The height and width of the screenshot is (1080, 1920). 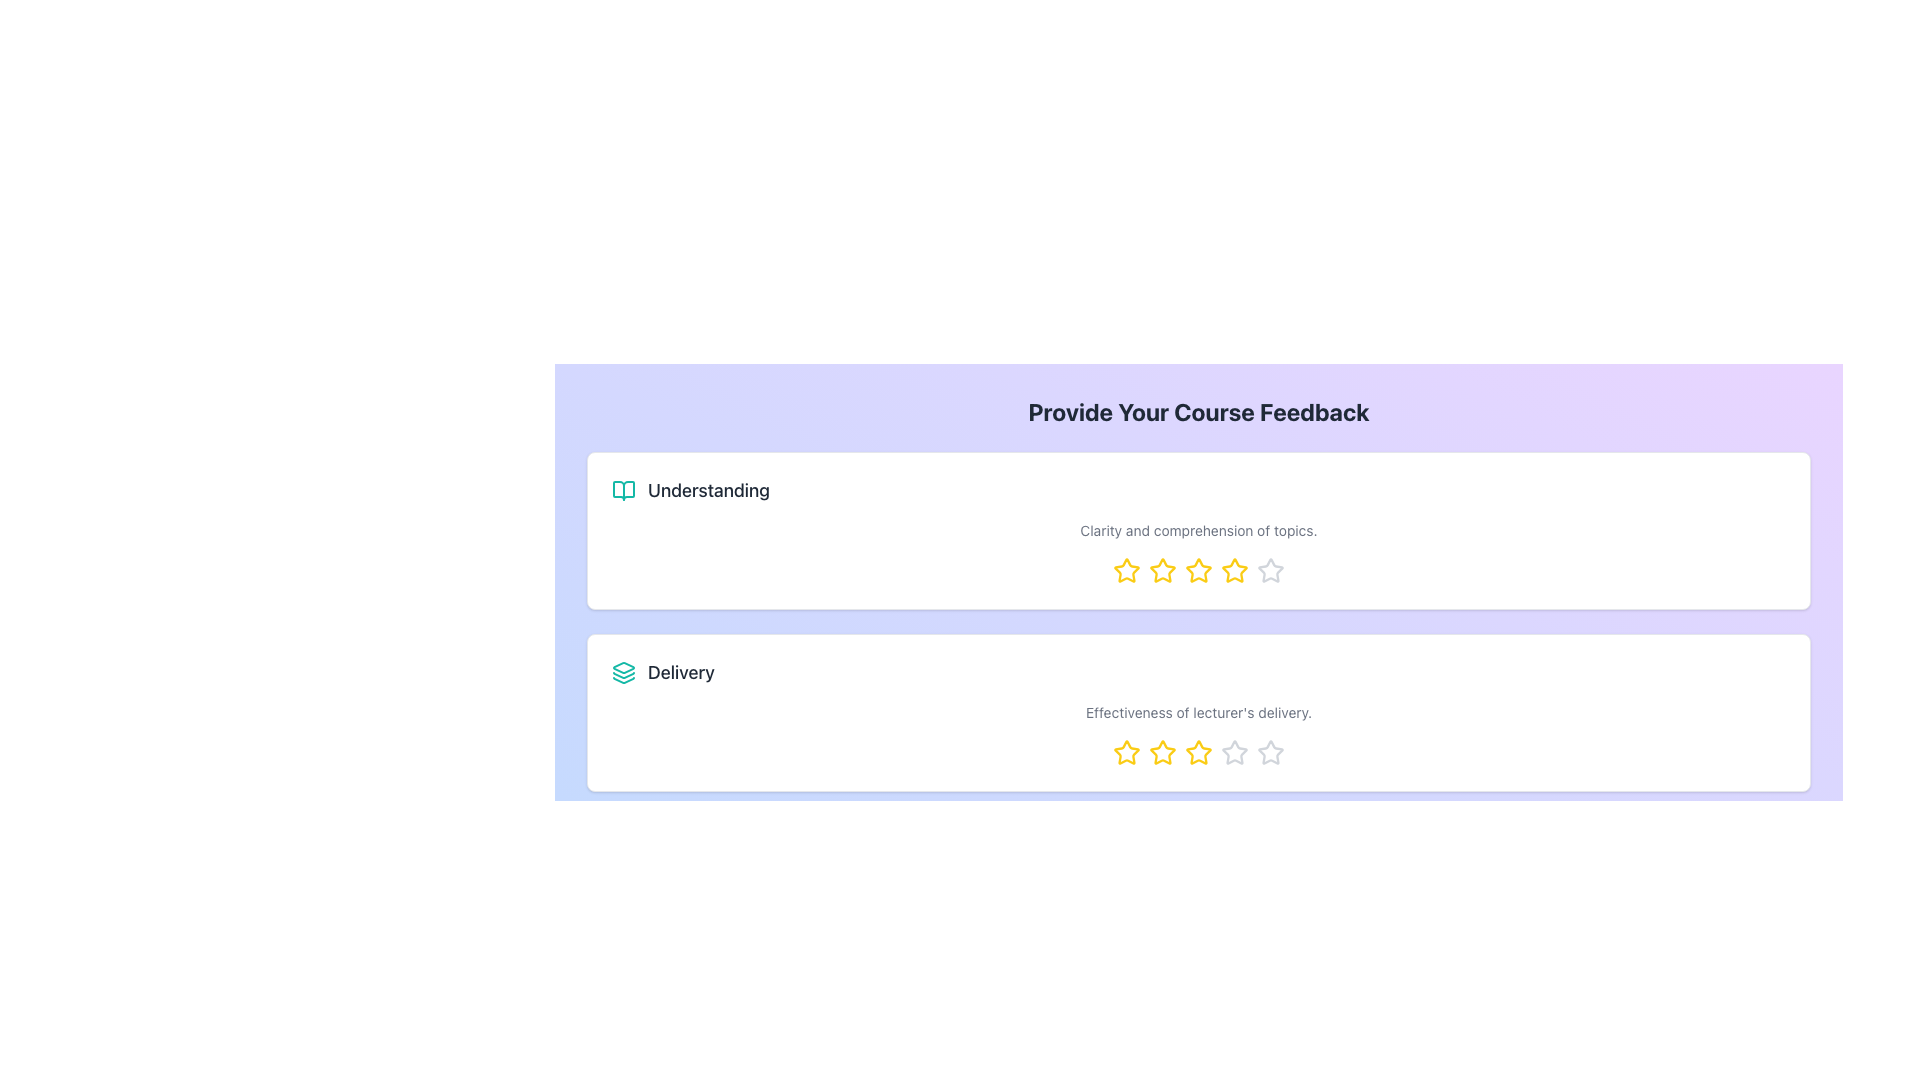 What do you see at coordinates (1199, 570) in the screenshot?
I see `the third star in the 5-star rating system` at bounding box center [1199, 570].